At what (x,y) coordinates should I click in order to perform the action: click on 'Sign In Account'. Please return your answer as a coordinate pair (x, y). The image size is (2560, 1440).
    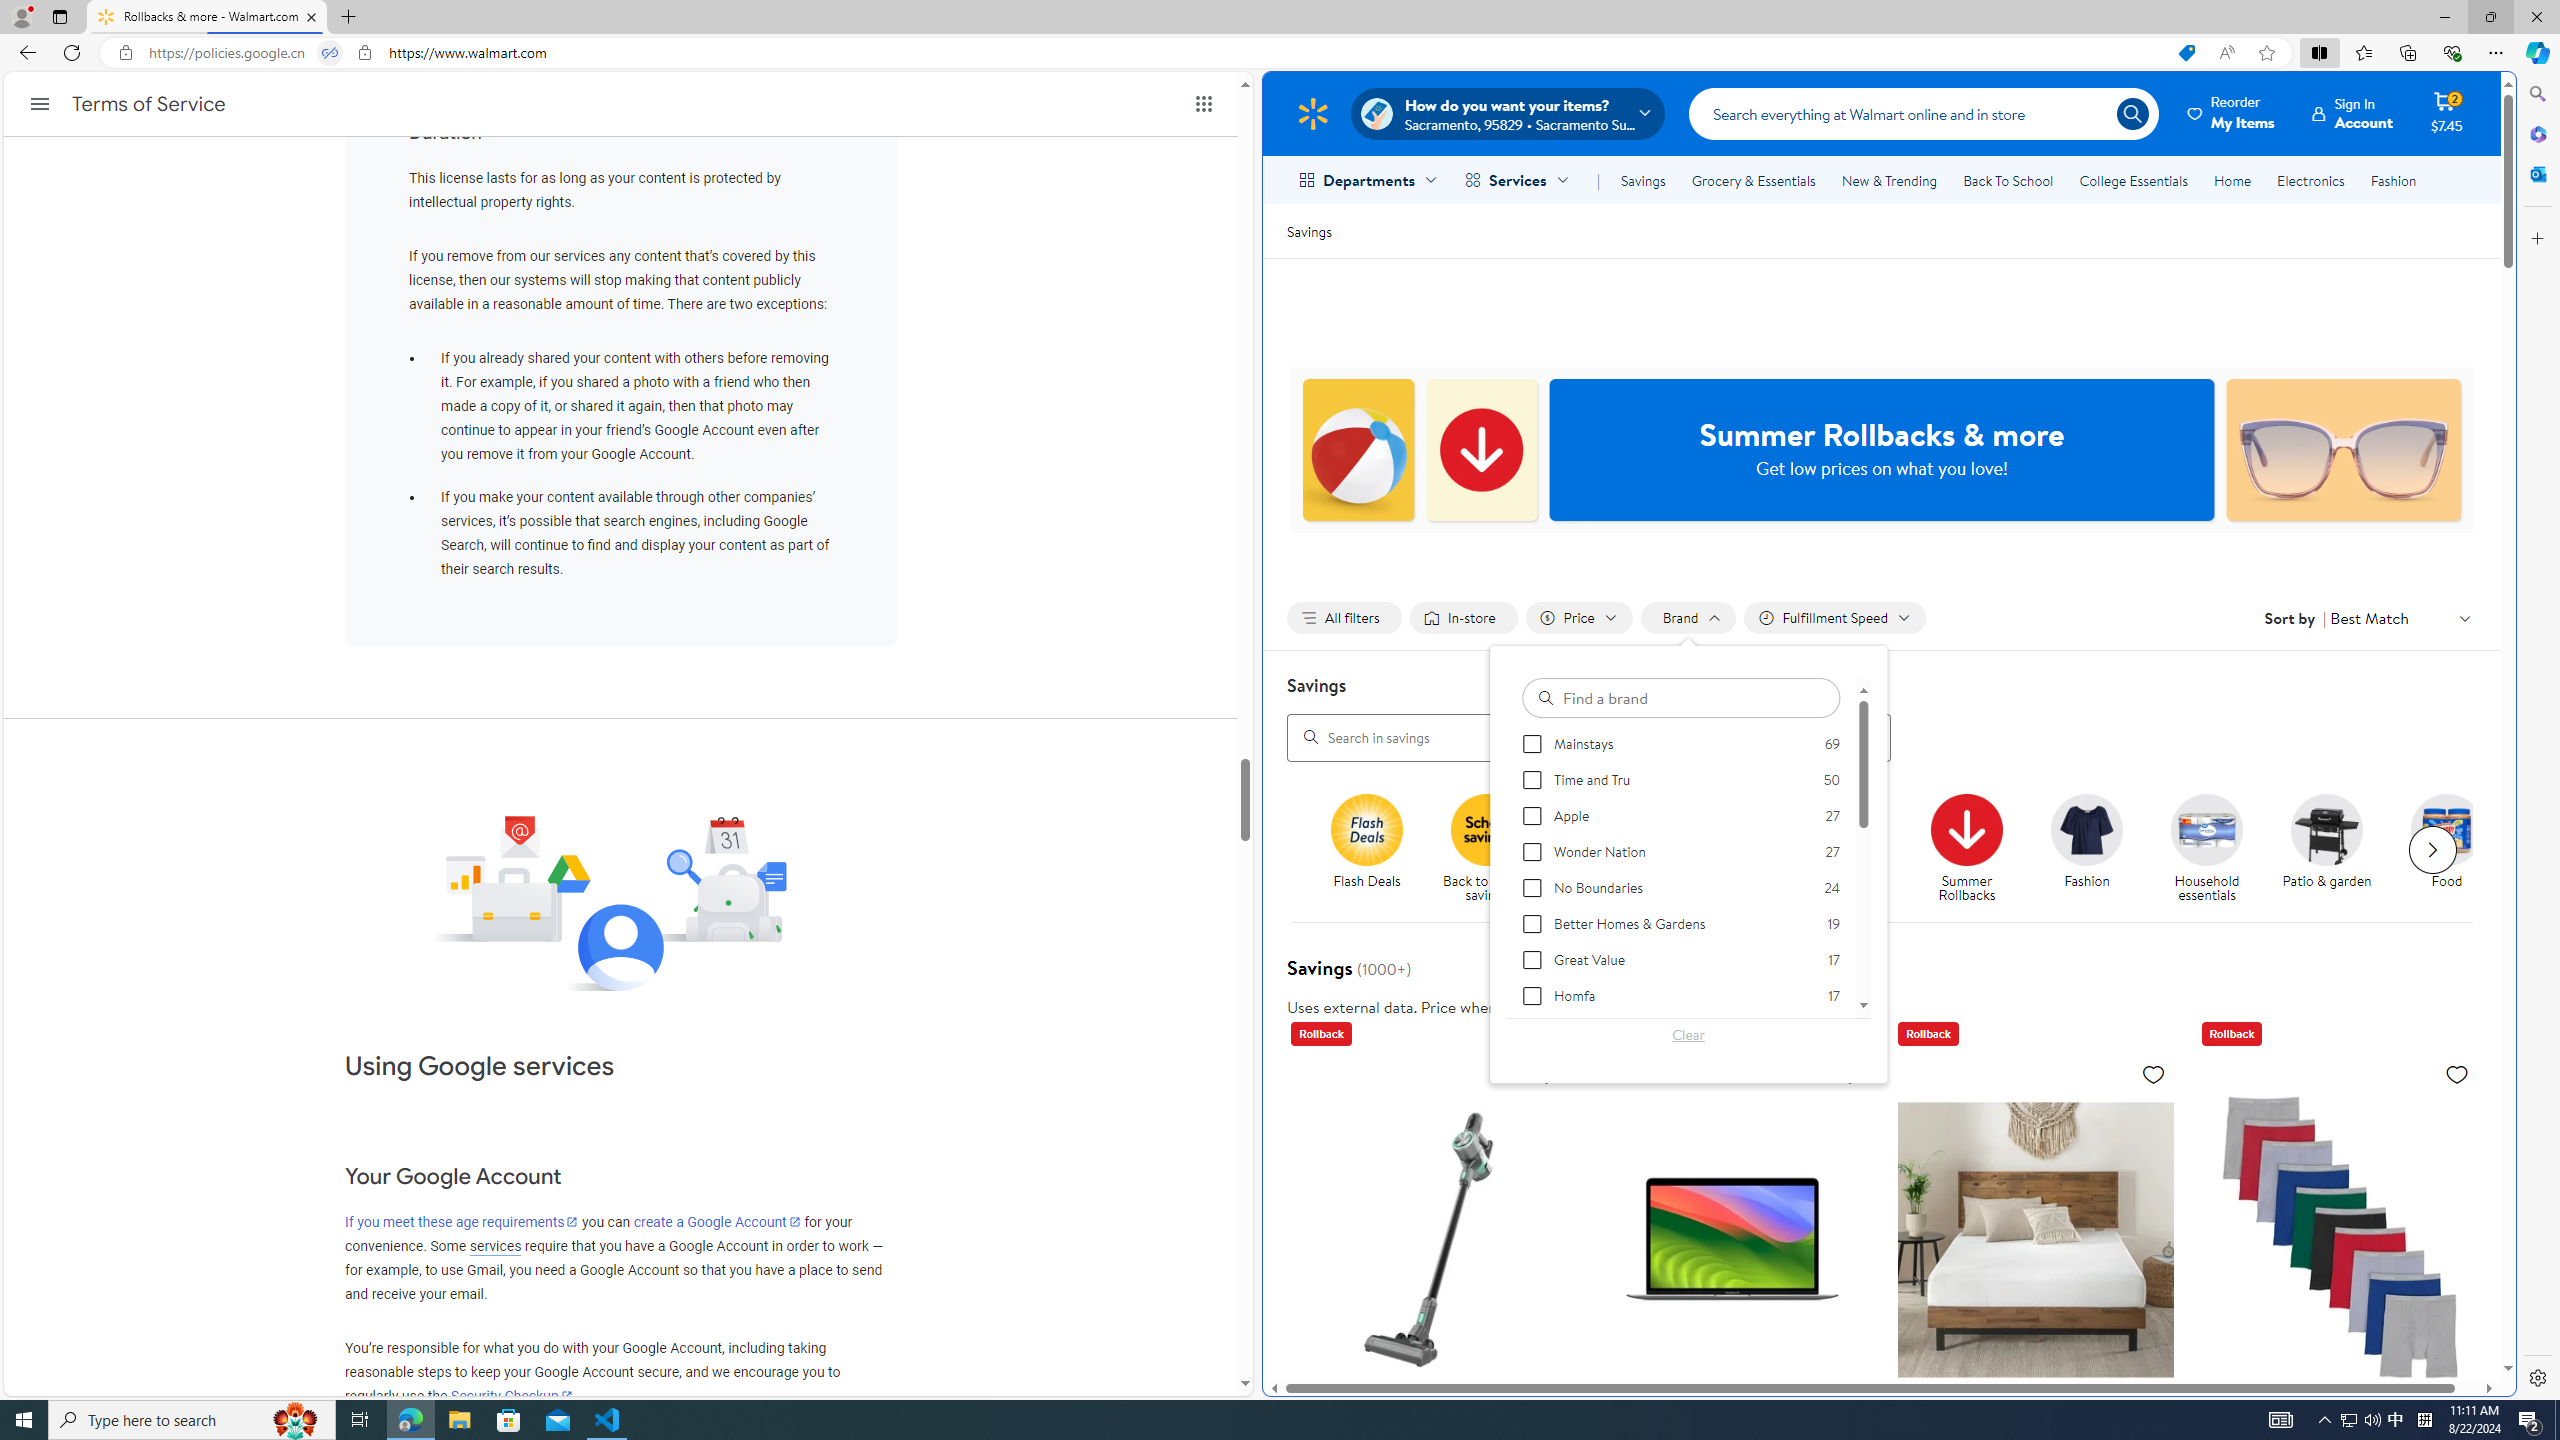
    Looking at the image, I should click on (2352, 112).